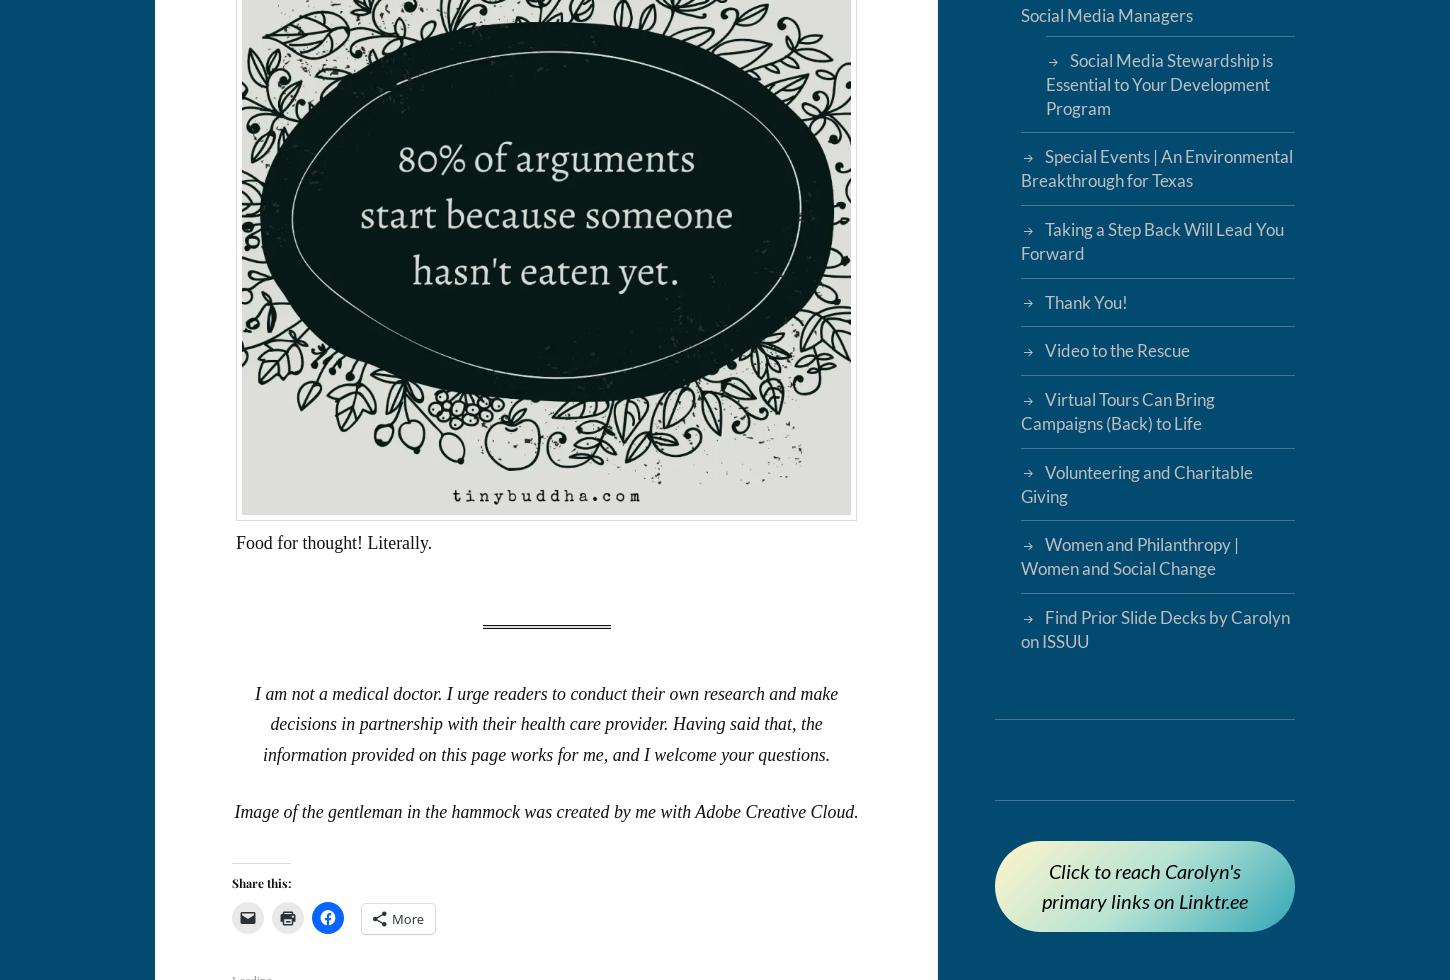  I want to click on 'Social Media Stewardship is Essential to Your Development Program', so click(1158, 83).